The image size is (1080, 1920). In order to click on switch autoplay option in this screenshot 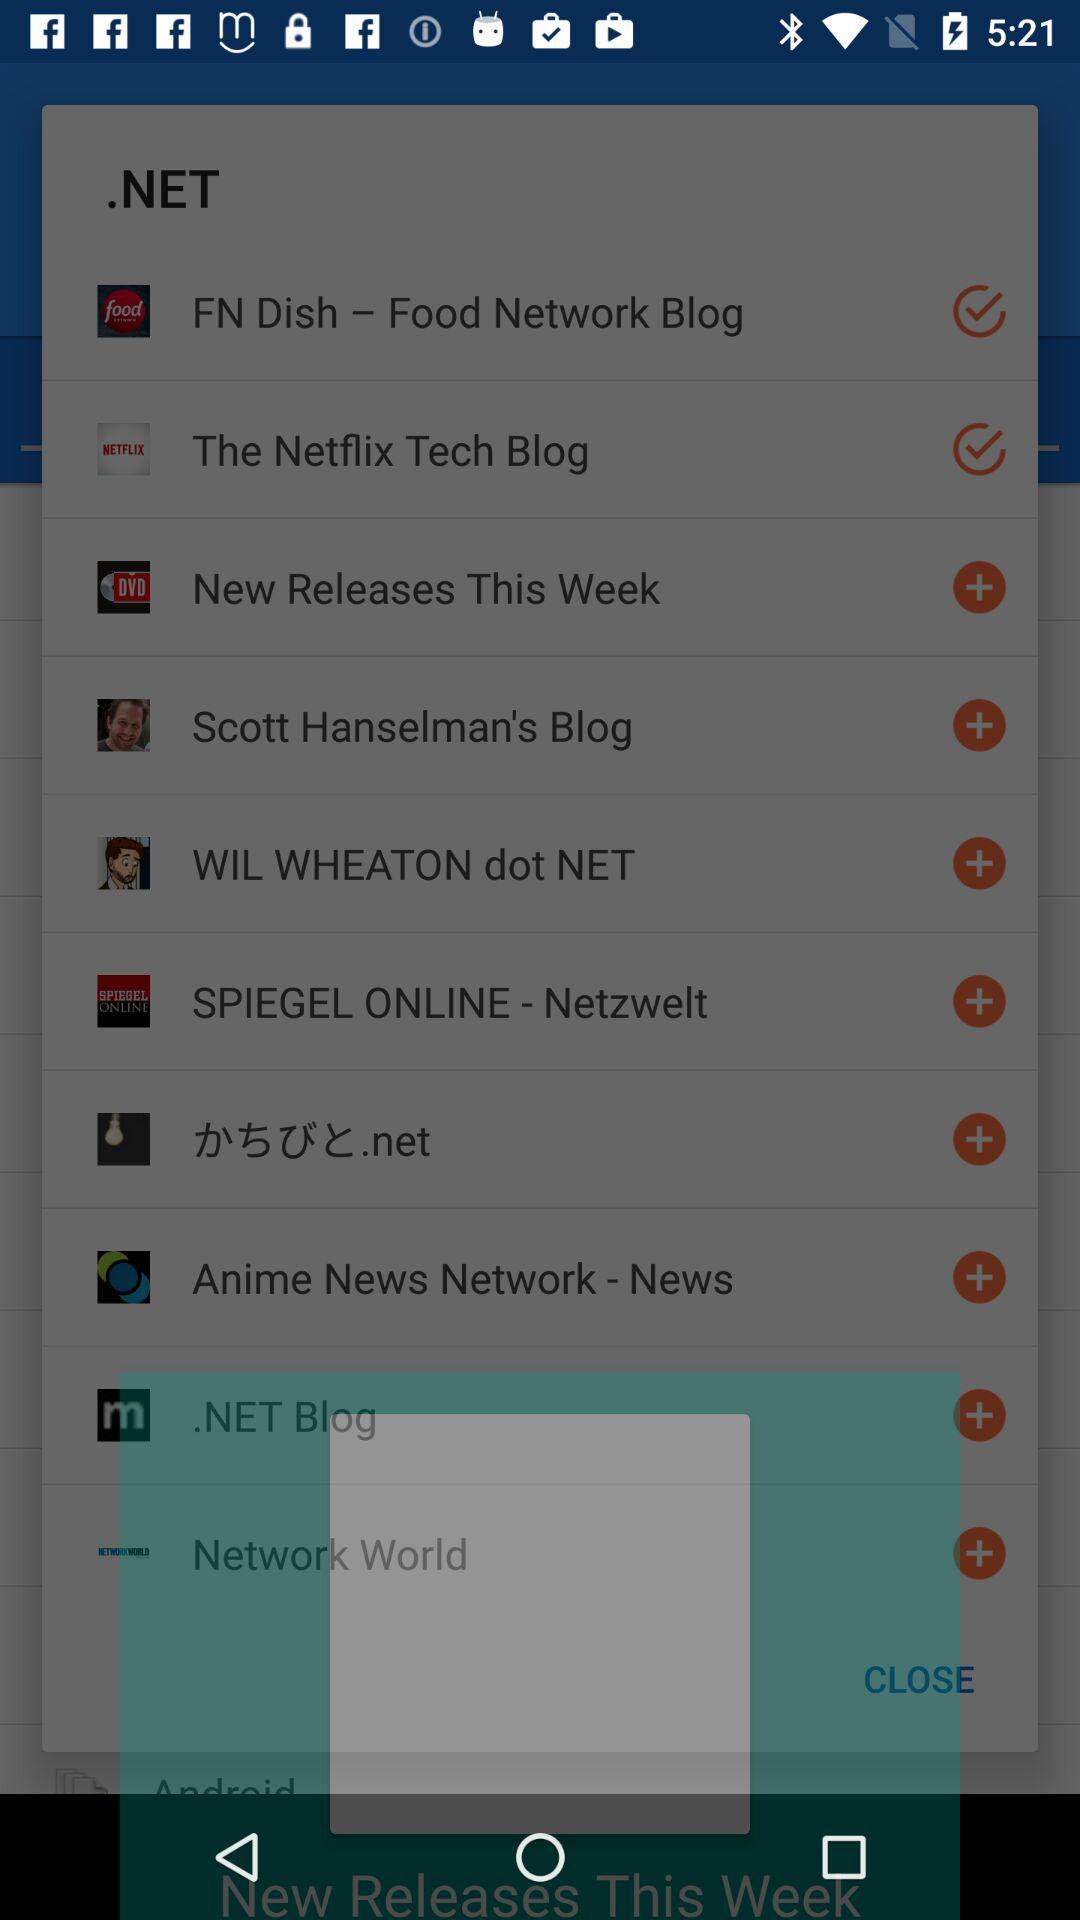, I will do `click(978, 1276)`.